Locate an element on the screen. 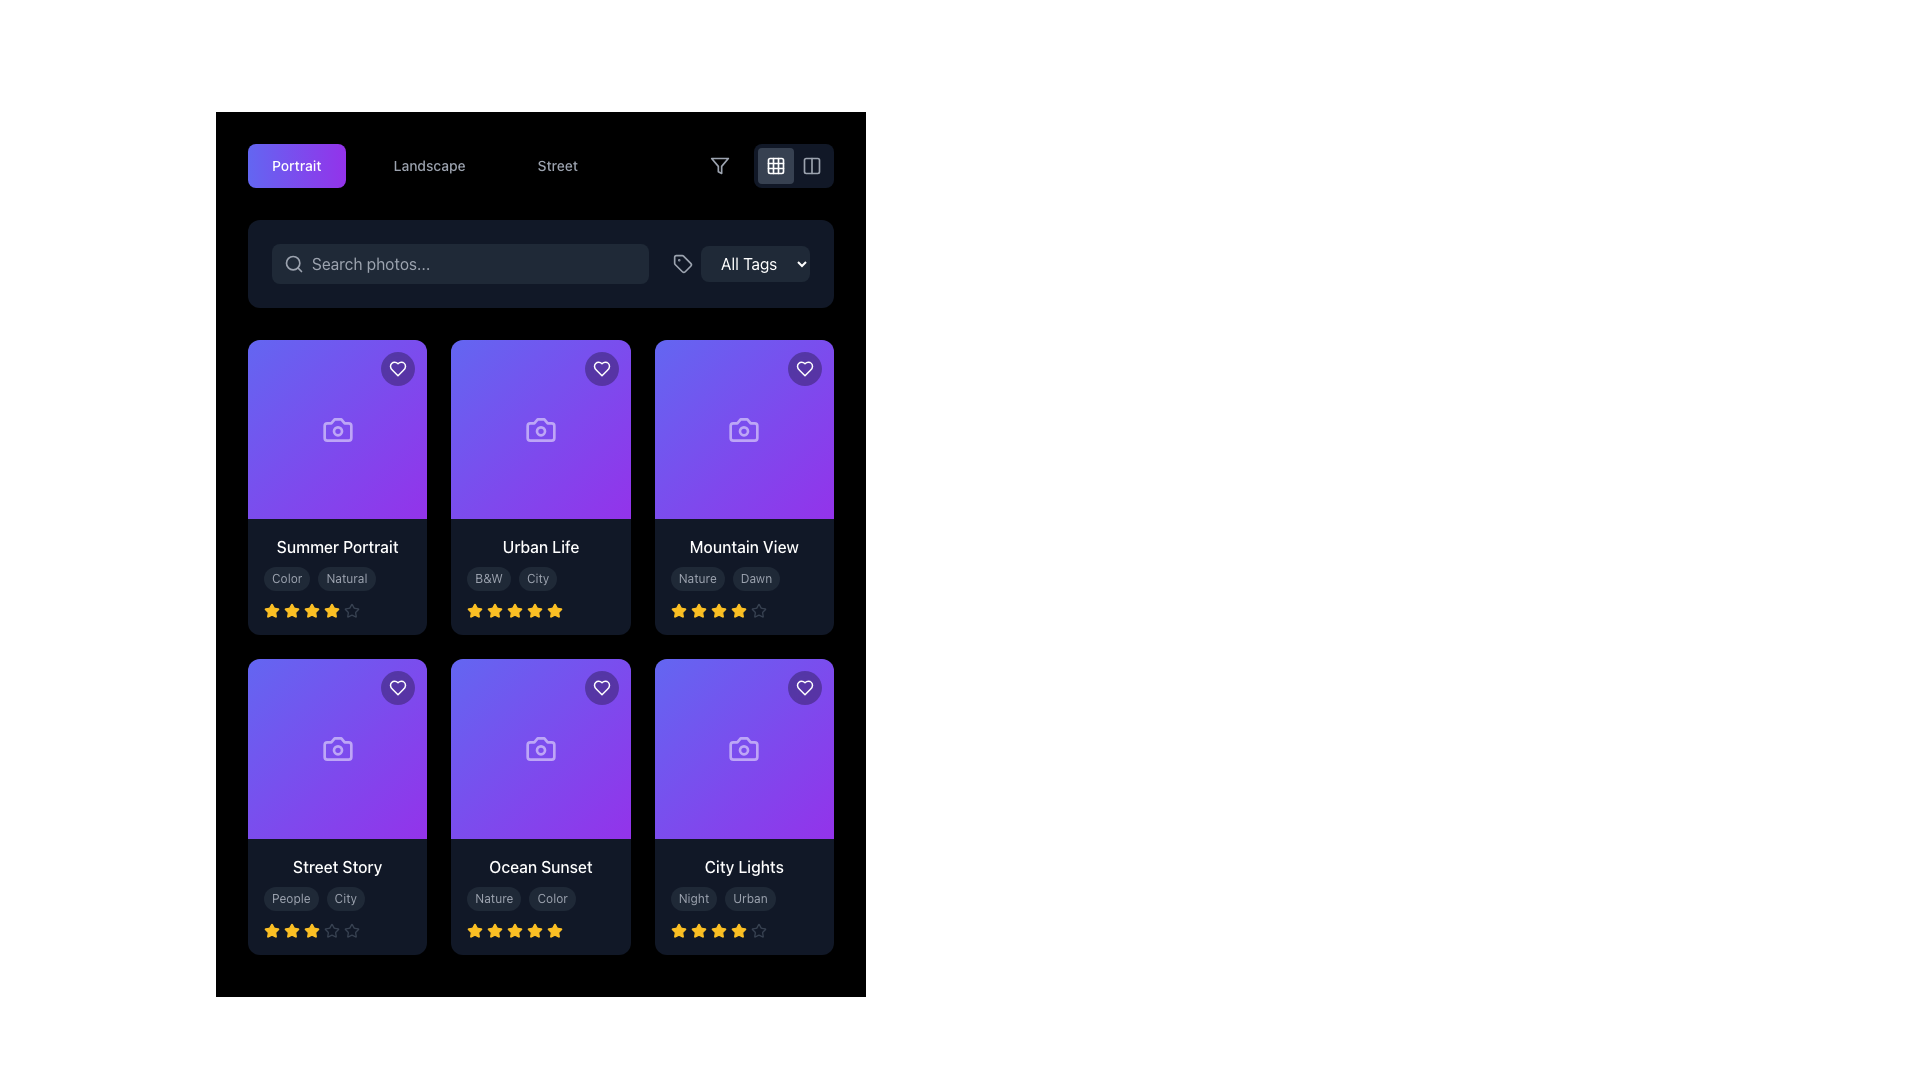 The height and width of the screenshot is (1080, 1920). textual content of the Informational panel located at the bottom section of the 'Mountain View' card, which is the third card in the top row of the grid is located at coordinates (743, 577).